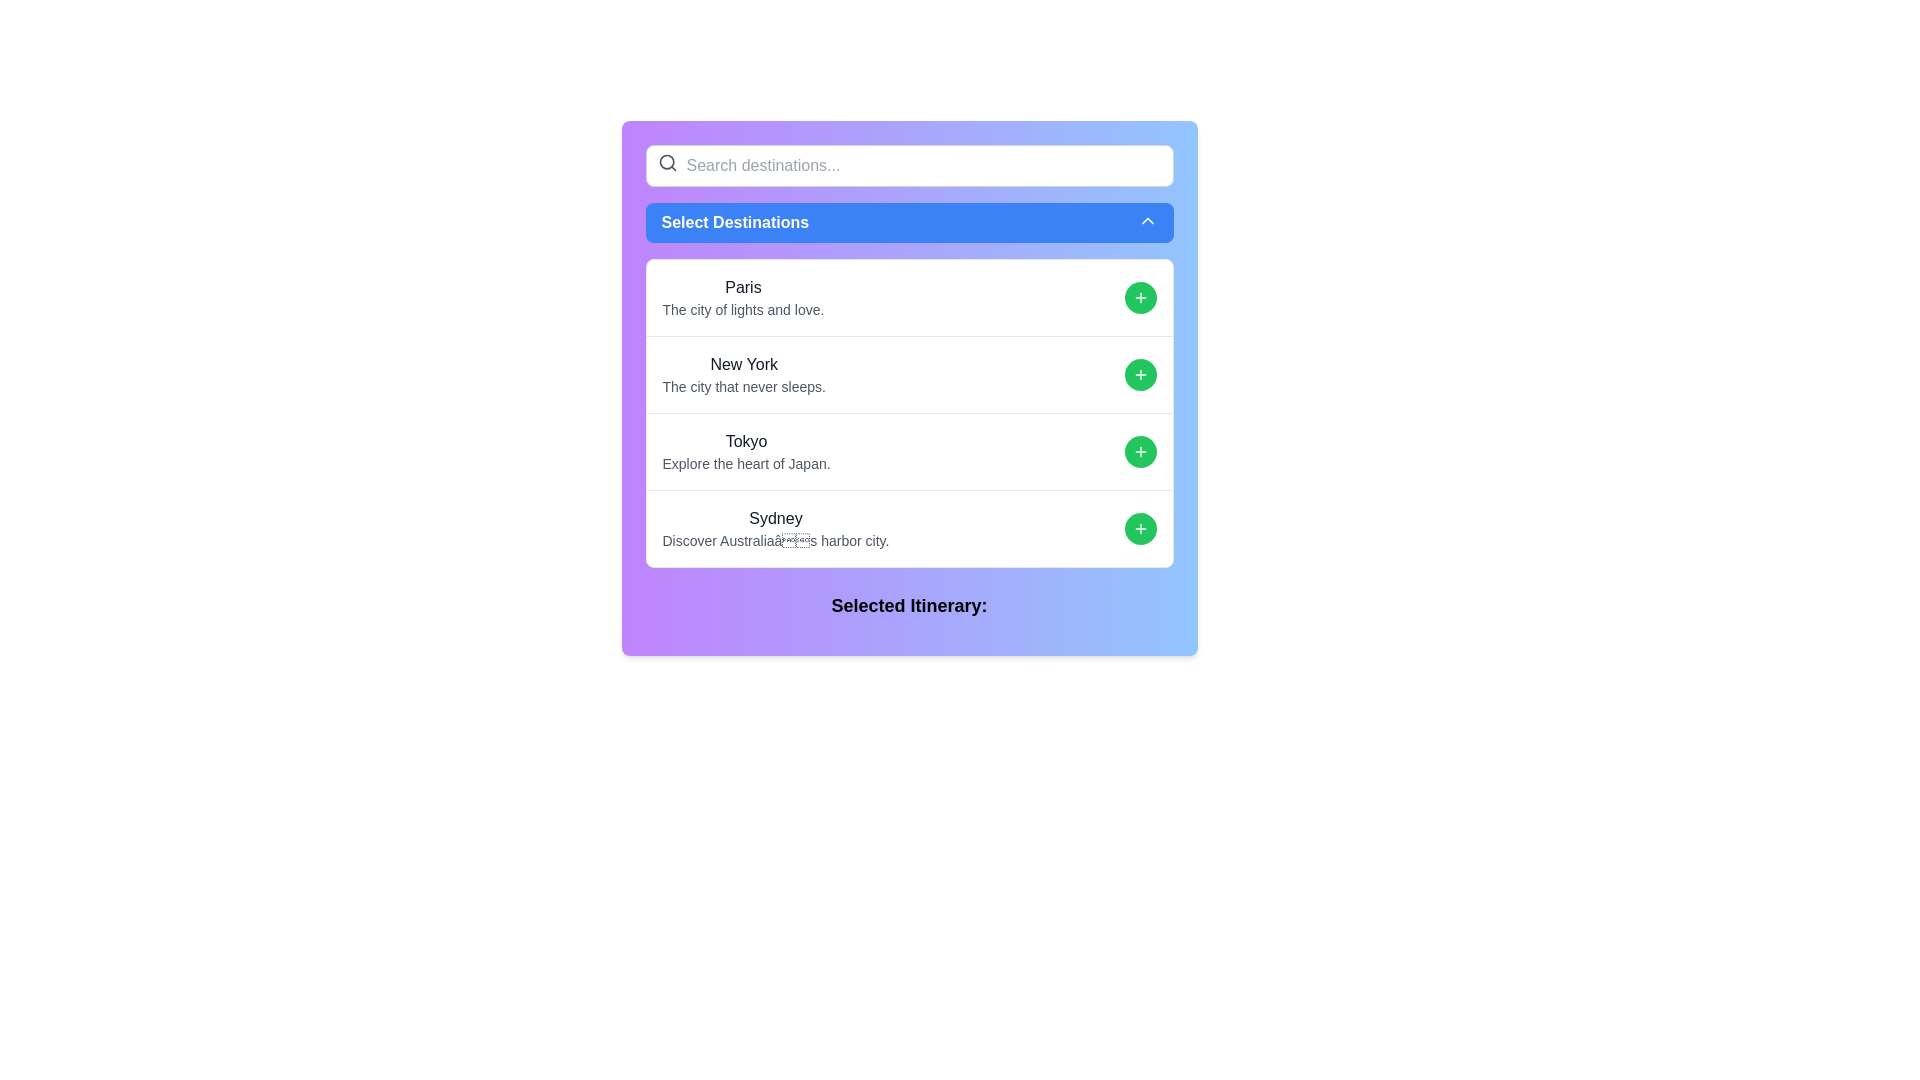  What do you see at coordinates (1140, 451) in the screenshot?
I see `the button that adds 'Tokyo' to the itinerary, which is the fourth in a vertical list of similar add buttons aligned with the 'Tokyo' destination option` at bounding box center [1140, 451].